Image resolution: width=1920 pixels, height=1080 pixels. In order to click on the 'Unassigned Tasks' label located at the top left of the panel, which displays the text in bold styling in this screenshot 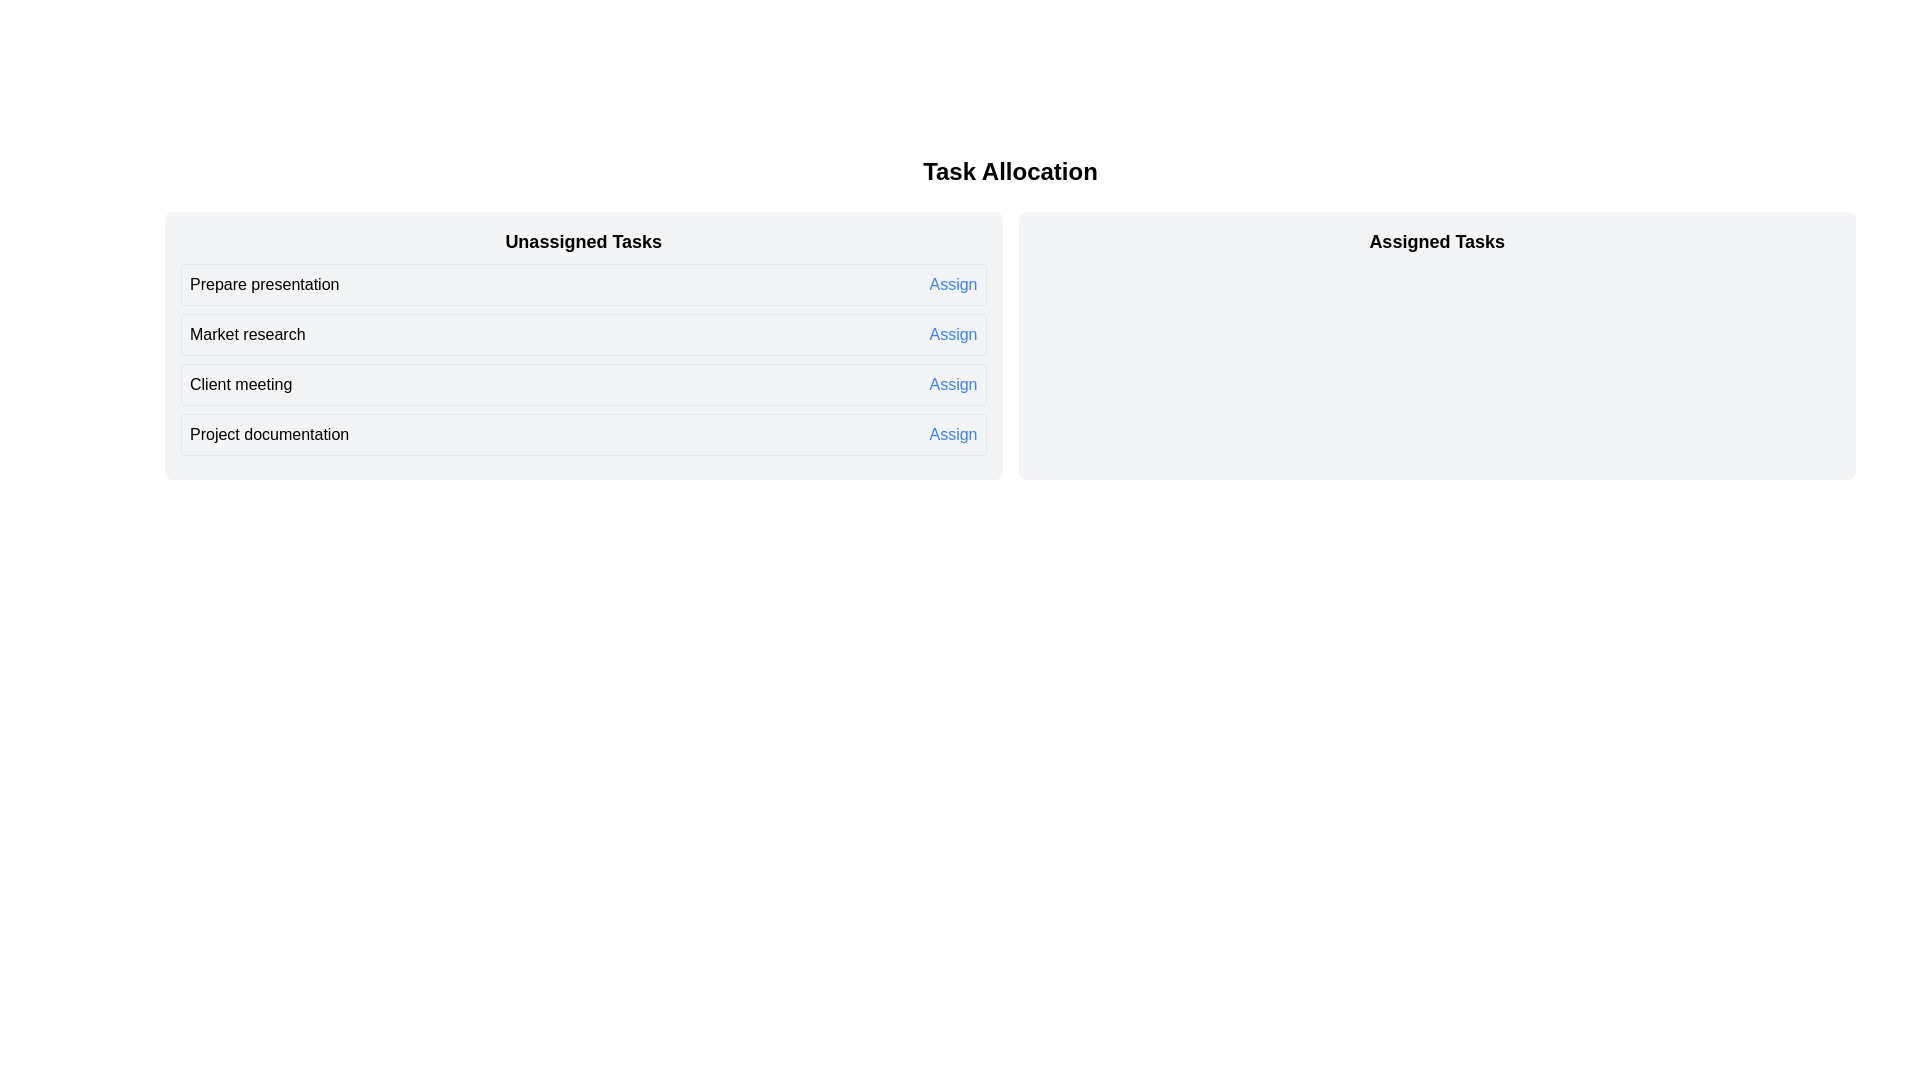, I will do `click(582, 241)`.